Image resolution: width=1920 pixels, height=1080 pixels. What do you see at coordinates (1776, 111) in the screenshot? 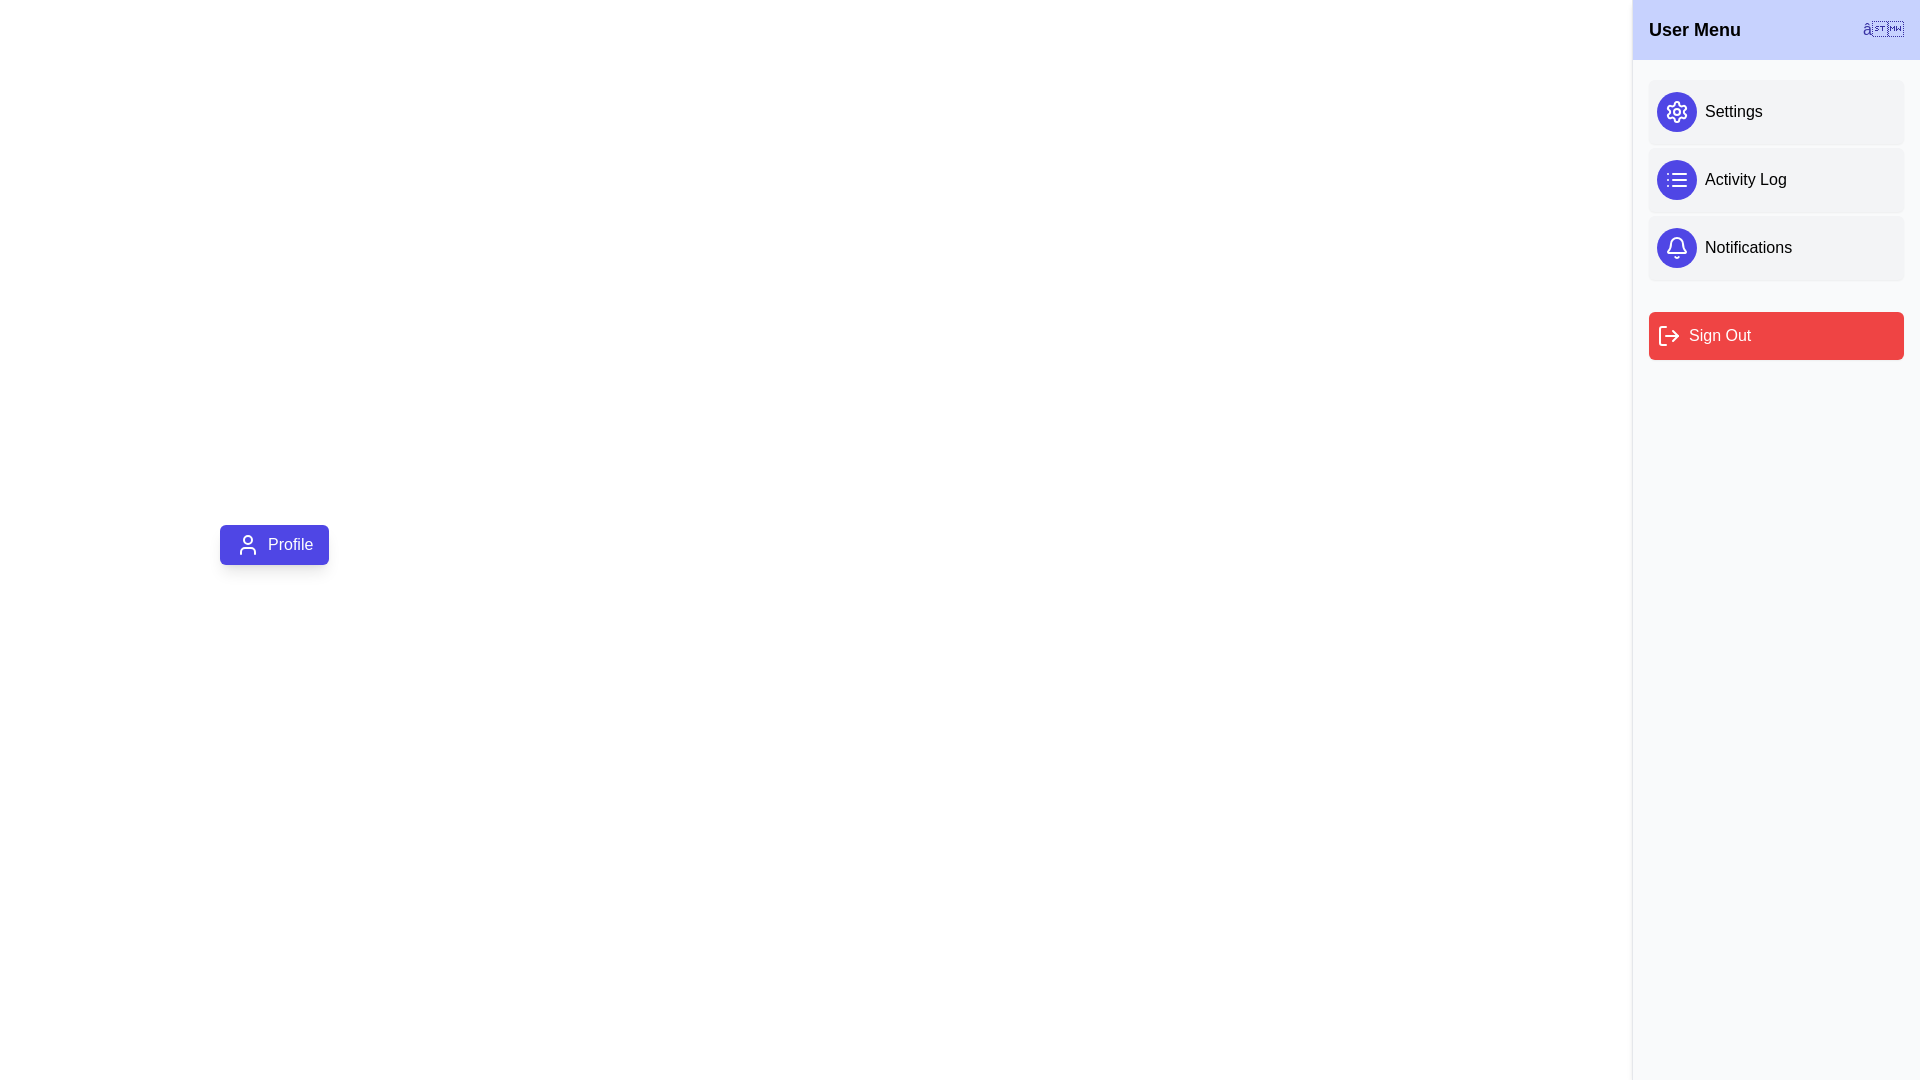
I see `the option Settings from the user menu` at bounding box center [1776, 111].